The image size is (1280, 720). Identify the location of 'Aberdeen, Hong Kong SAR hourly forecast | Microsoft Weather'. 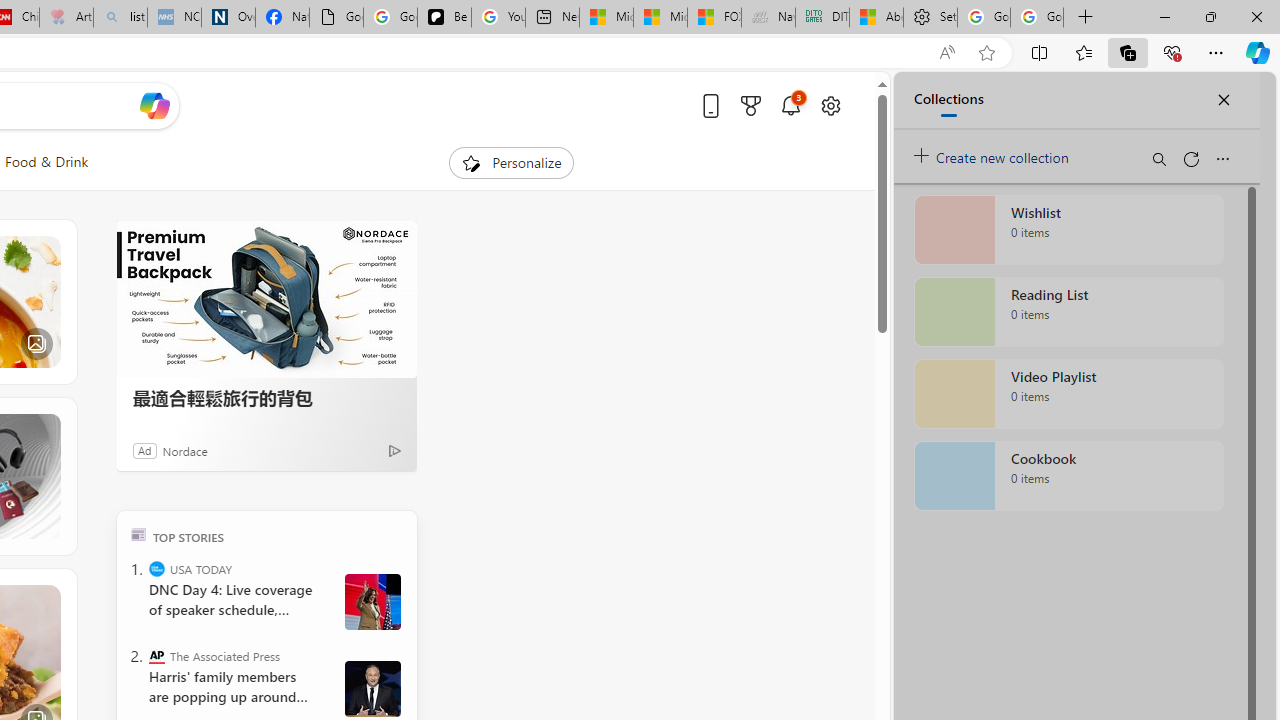
(876, 17).